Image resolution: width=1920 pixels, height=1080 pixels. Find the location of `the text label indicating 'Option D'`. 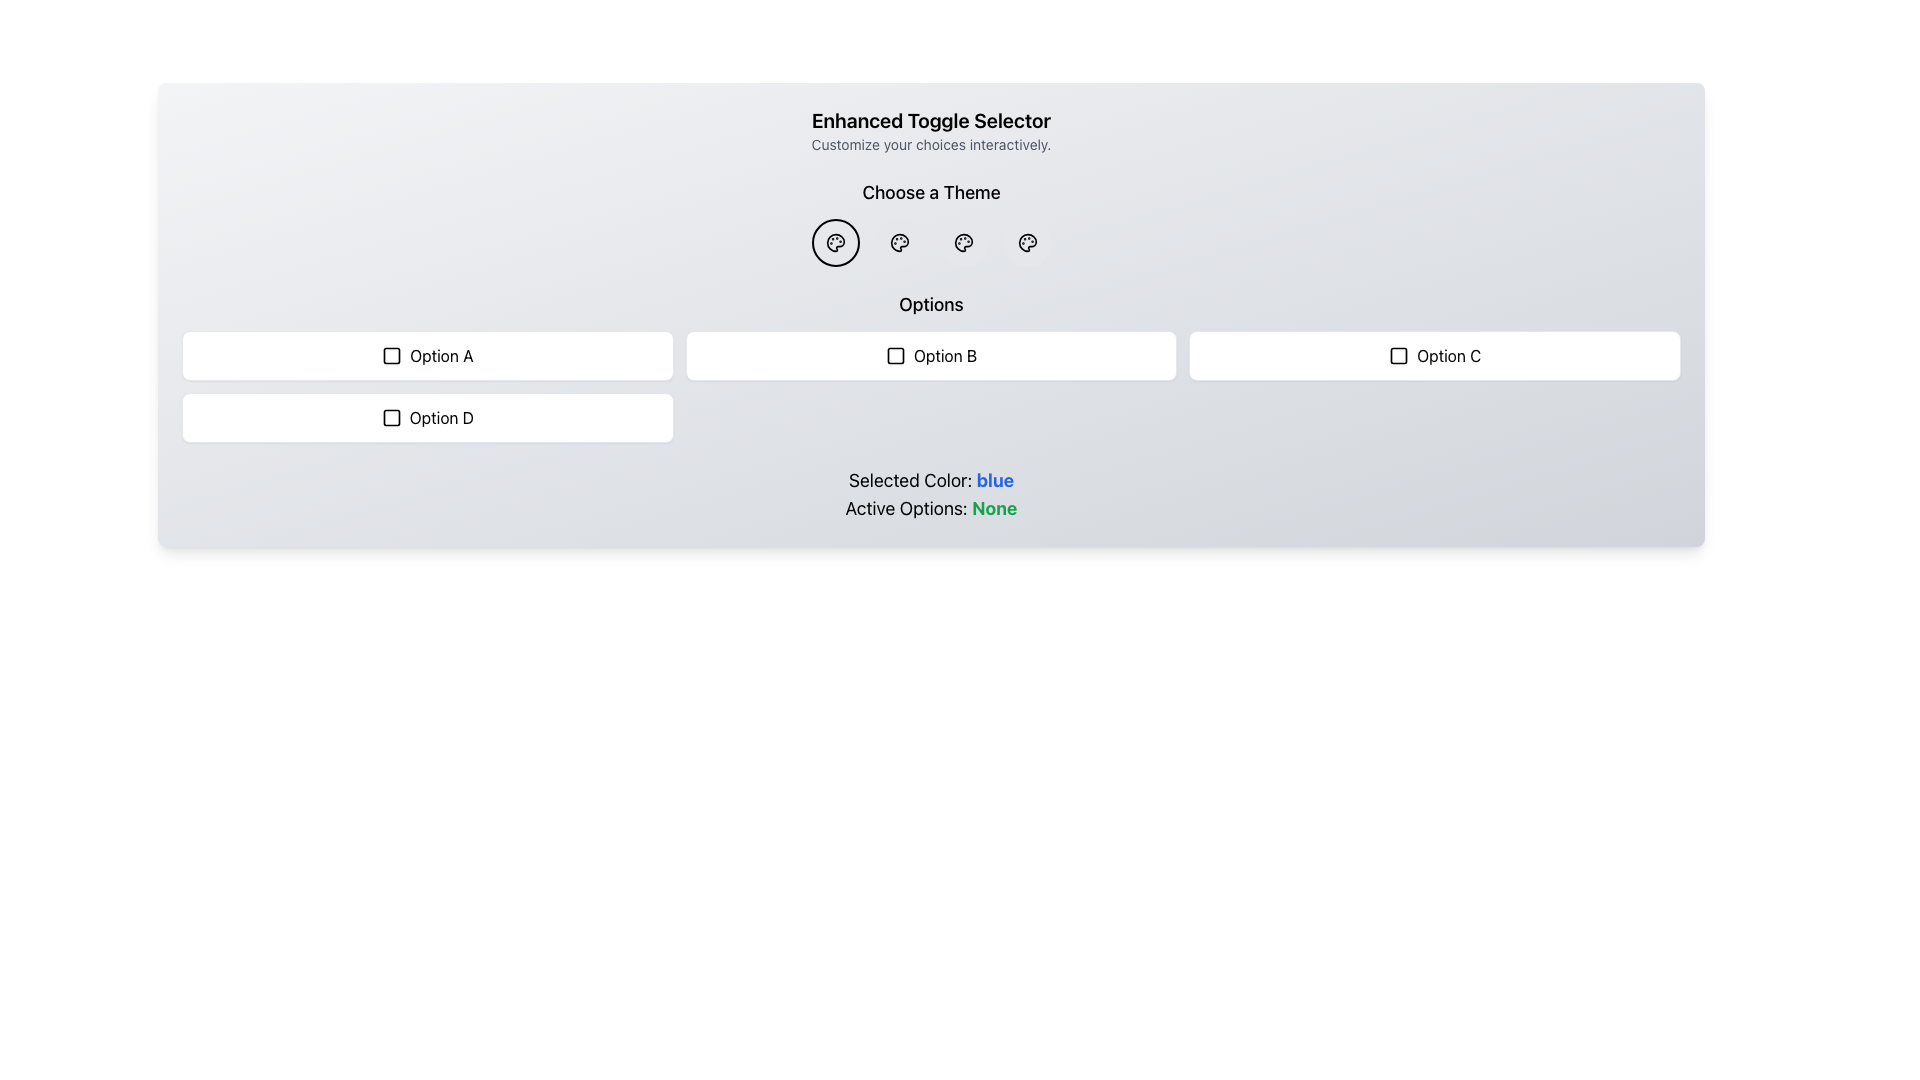

the text label indicating 'Option D' is located at coordinates (440, 416).